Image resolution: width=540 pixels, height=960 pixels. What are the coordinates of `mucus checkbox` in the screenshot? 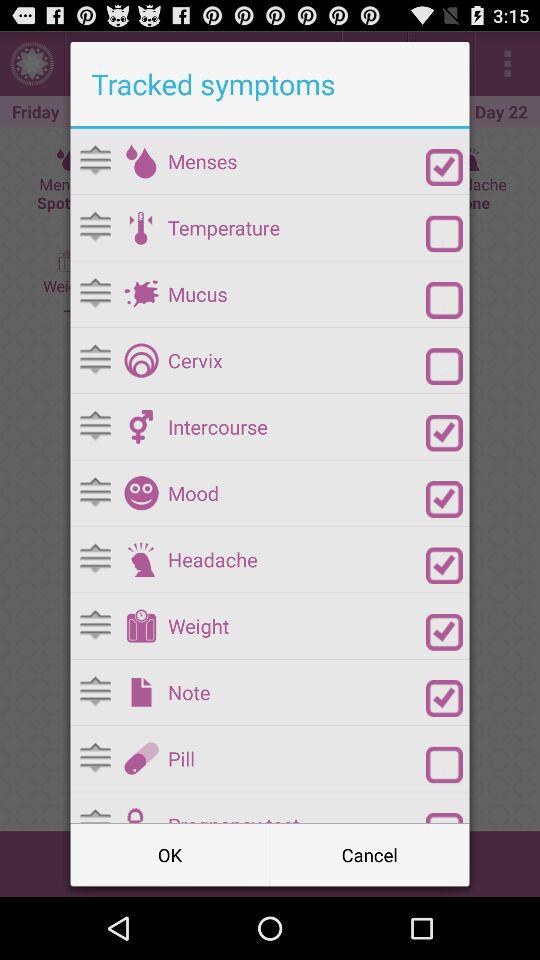 It's located at (444, 299).